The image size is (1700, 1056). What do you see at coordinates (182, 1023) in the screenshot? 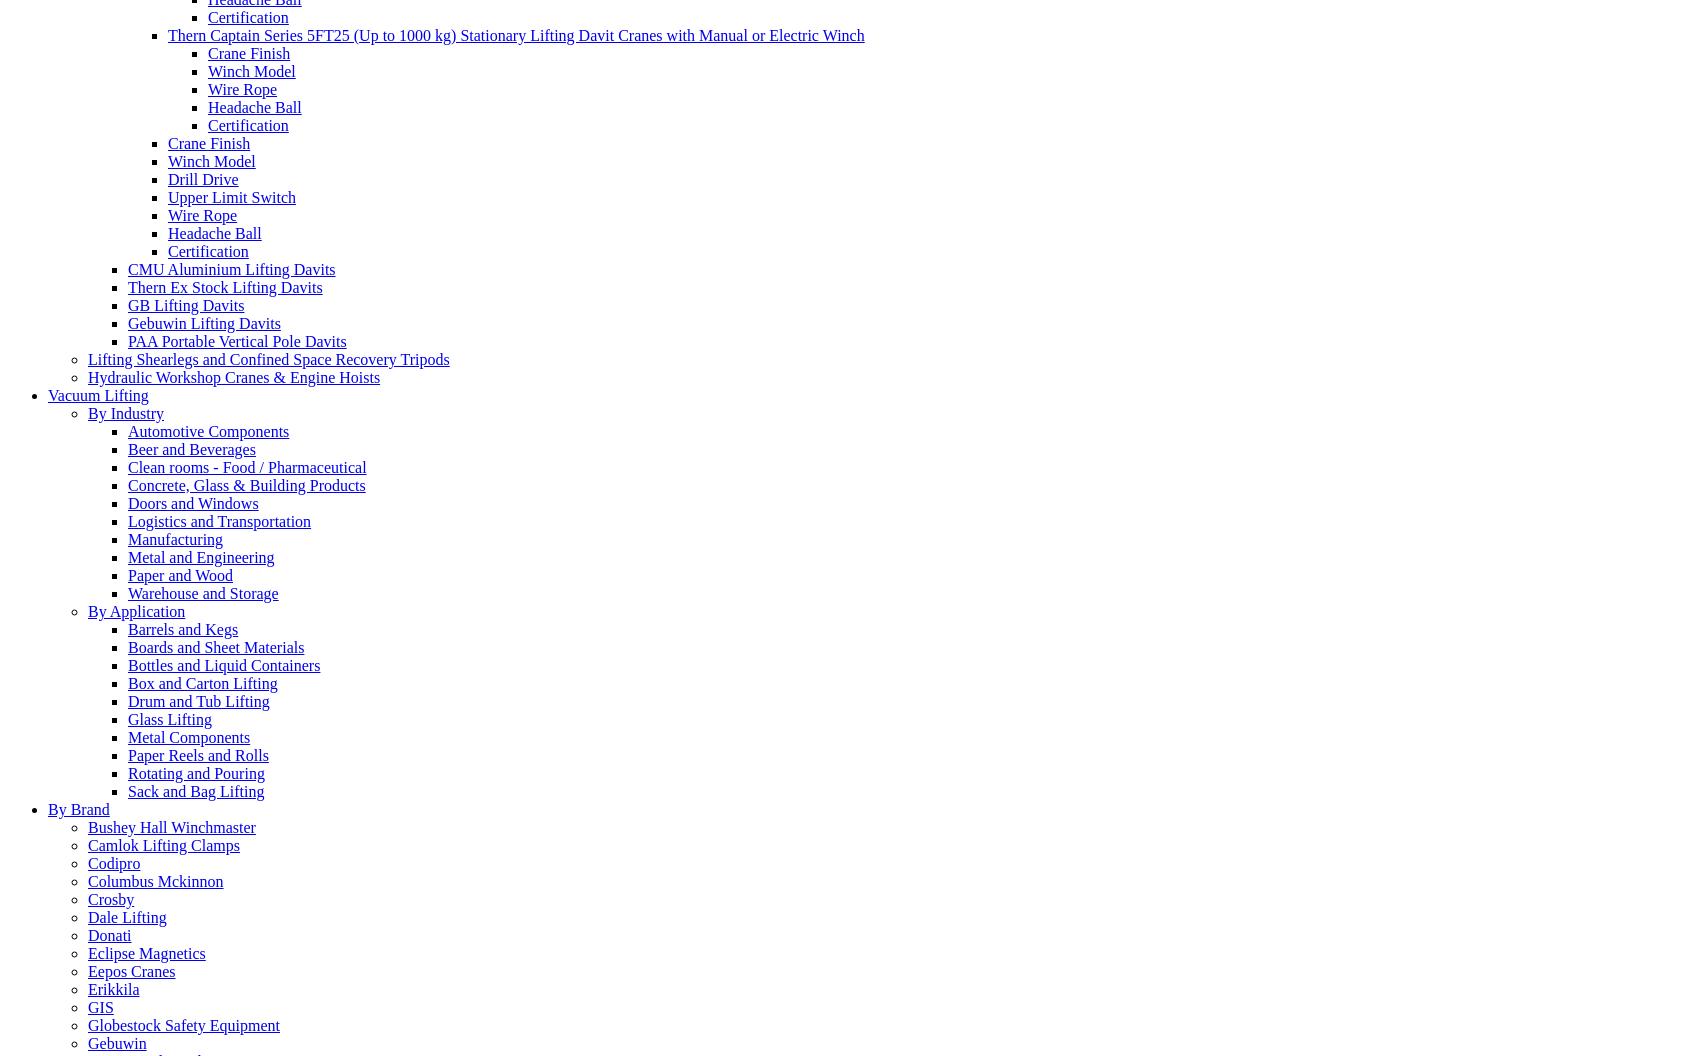
I see `'Globestock Safety Equipment'` at bounding box center [182, 1023].